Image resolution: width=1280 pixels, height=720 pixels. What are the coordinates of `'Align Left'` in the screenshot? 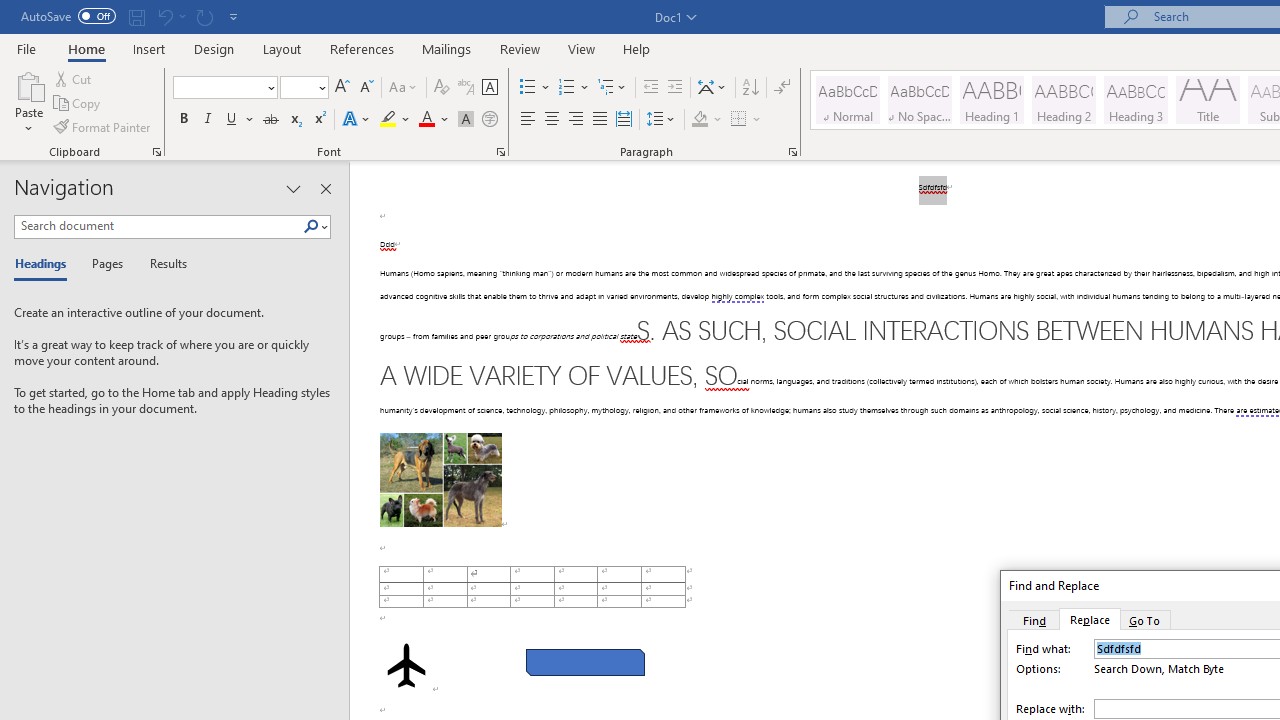 It's located at (528, 119).